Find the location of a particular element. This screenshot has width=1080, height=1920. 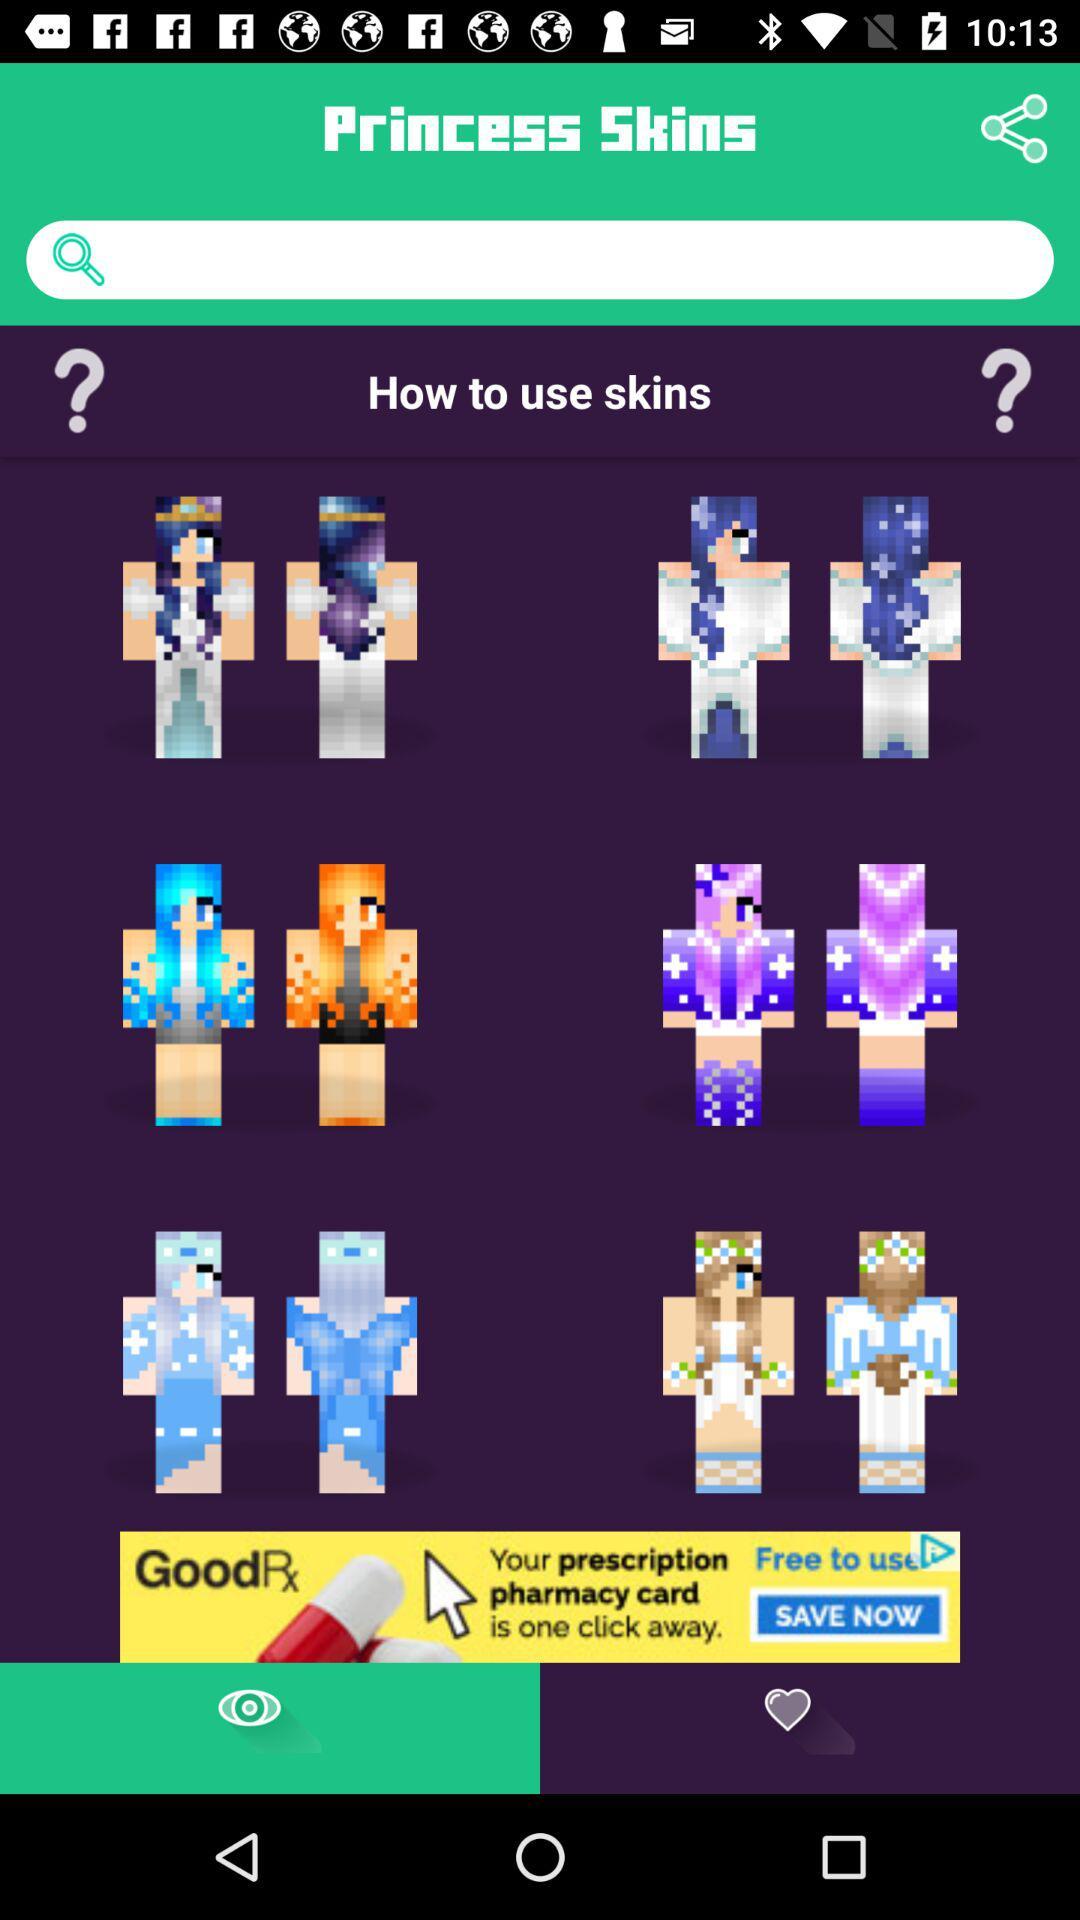

the fullscreen icon is located at coordinates (717, 1261).